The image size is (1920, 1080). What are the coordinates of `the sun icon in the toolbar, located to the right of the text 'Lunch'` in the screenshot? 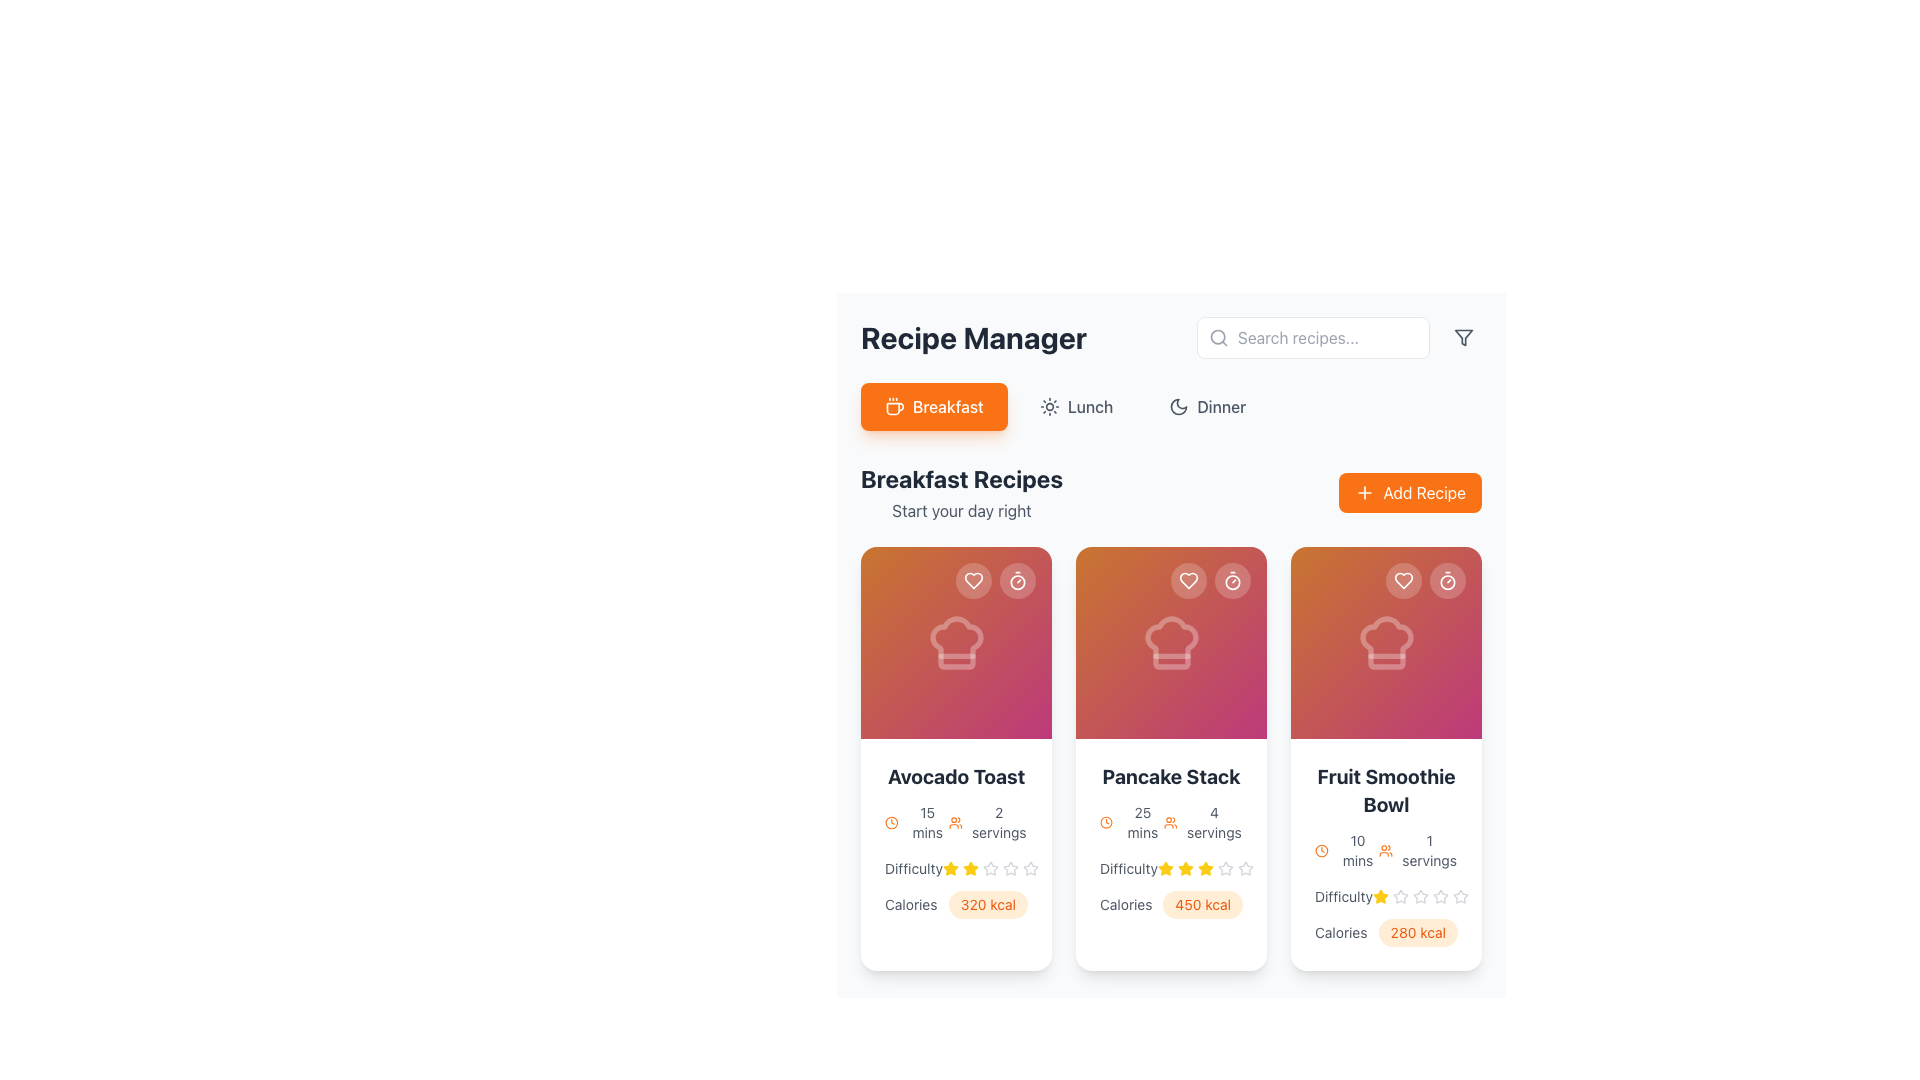 It's located at (1048, 406).